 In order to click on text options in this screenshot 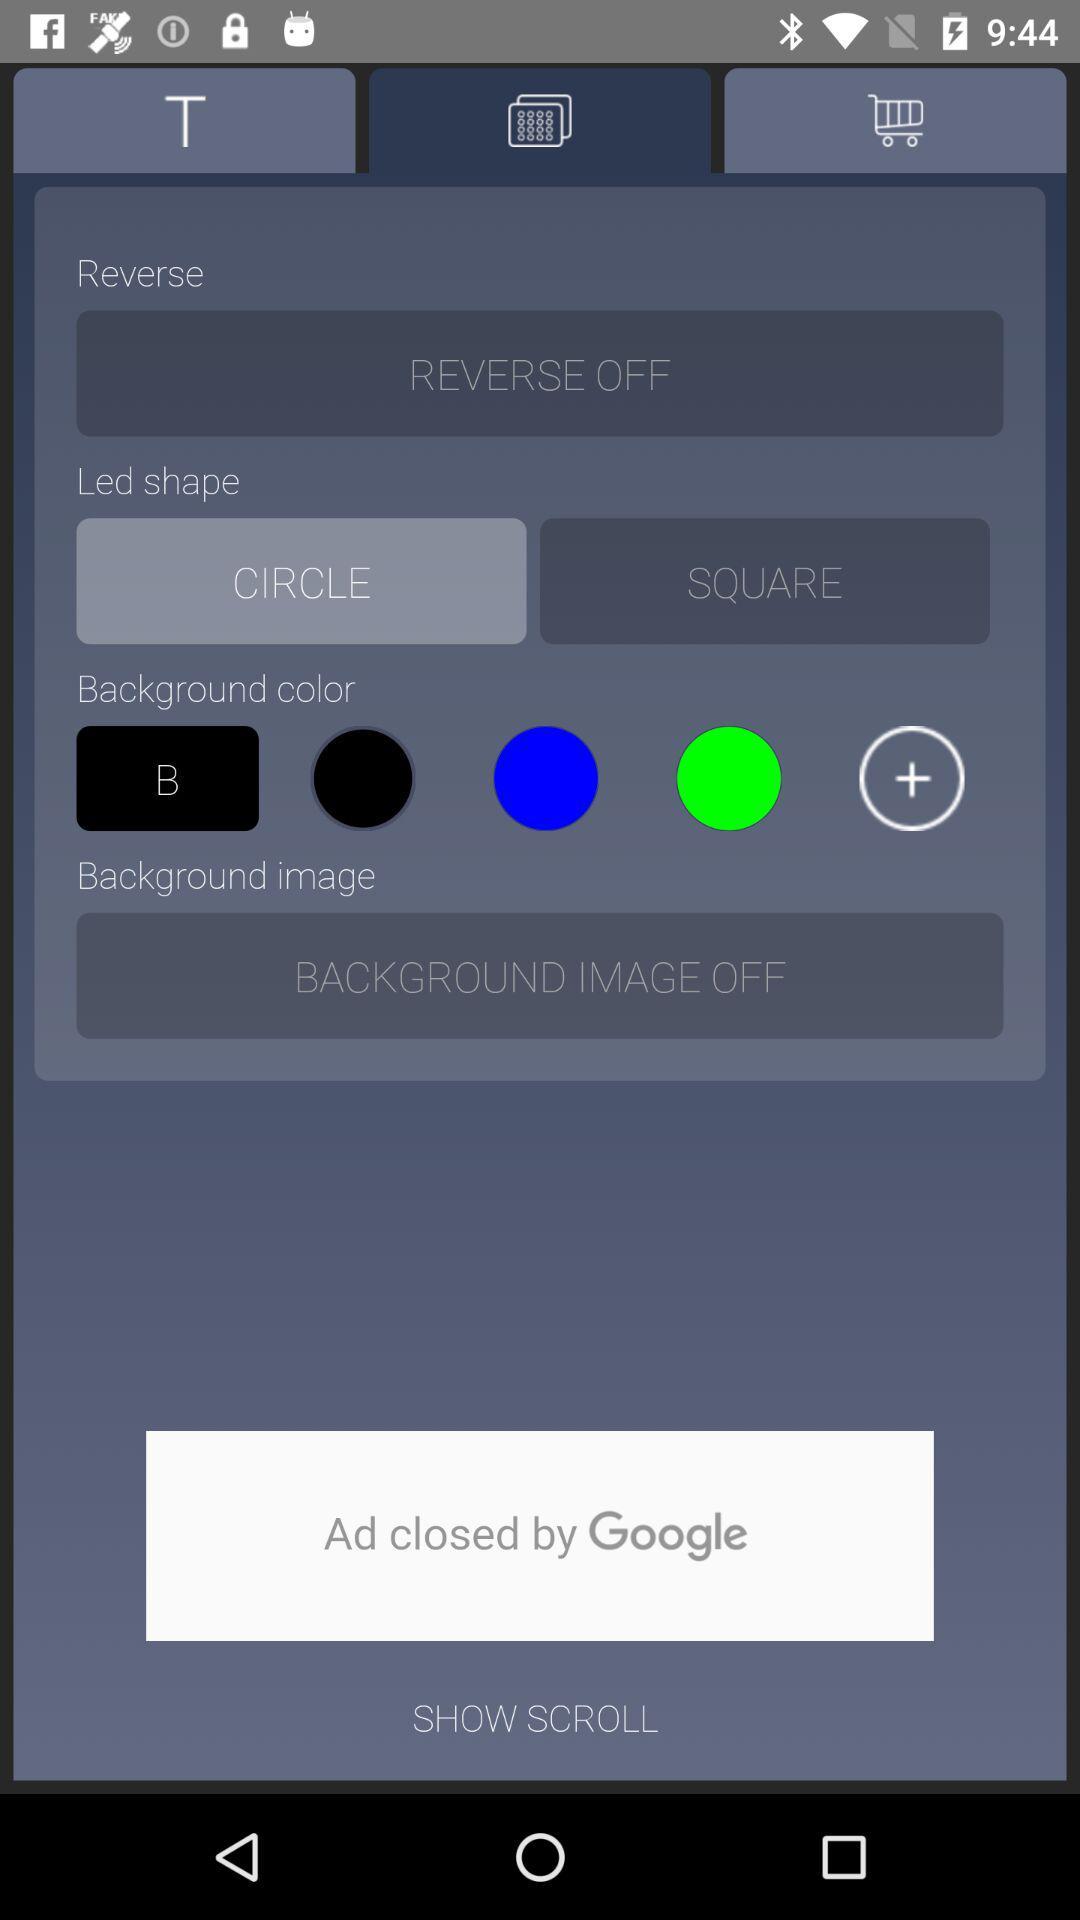, I will do `click(184, 119)`.